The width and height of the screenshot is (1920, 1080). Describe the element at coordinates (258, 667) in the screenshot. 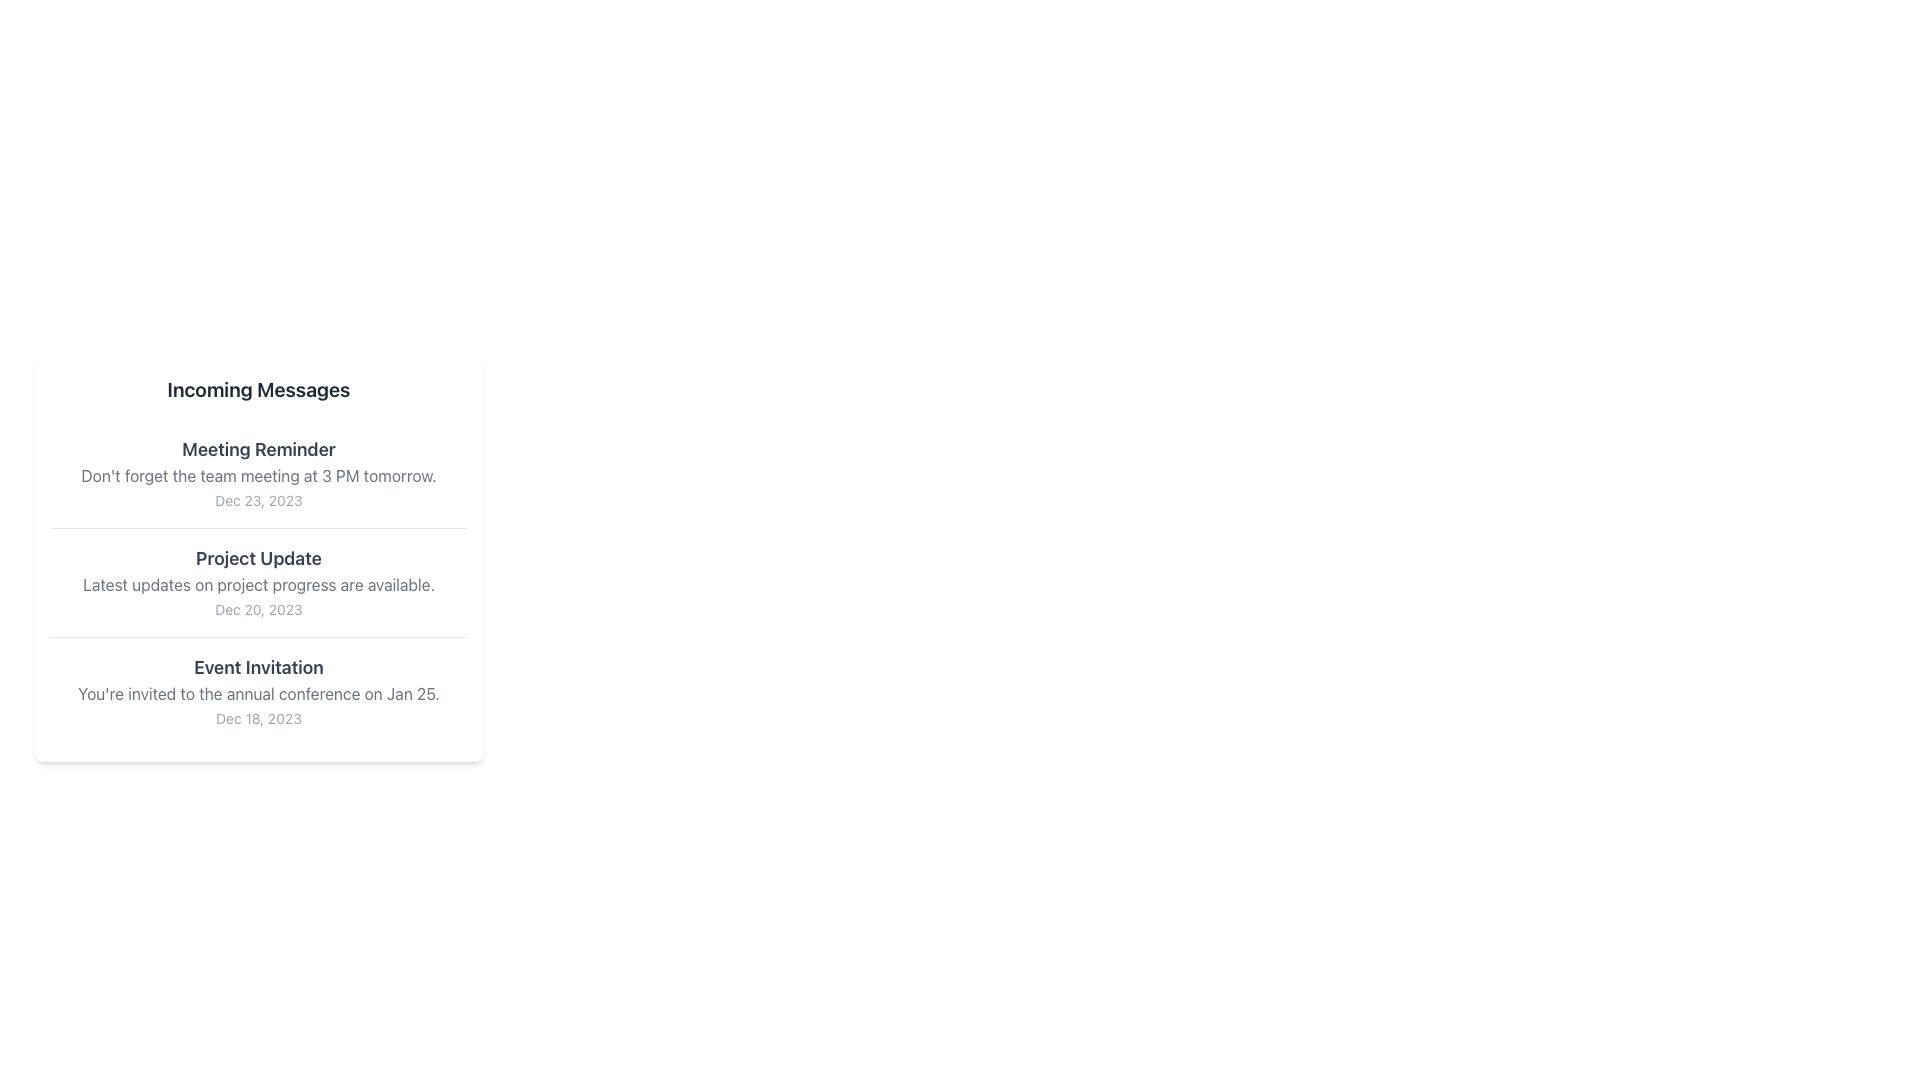

I see `the text label displaying 'Event Invitation' which is styled in bold and larger font, located under 'Incoming Messages'` at that location.